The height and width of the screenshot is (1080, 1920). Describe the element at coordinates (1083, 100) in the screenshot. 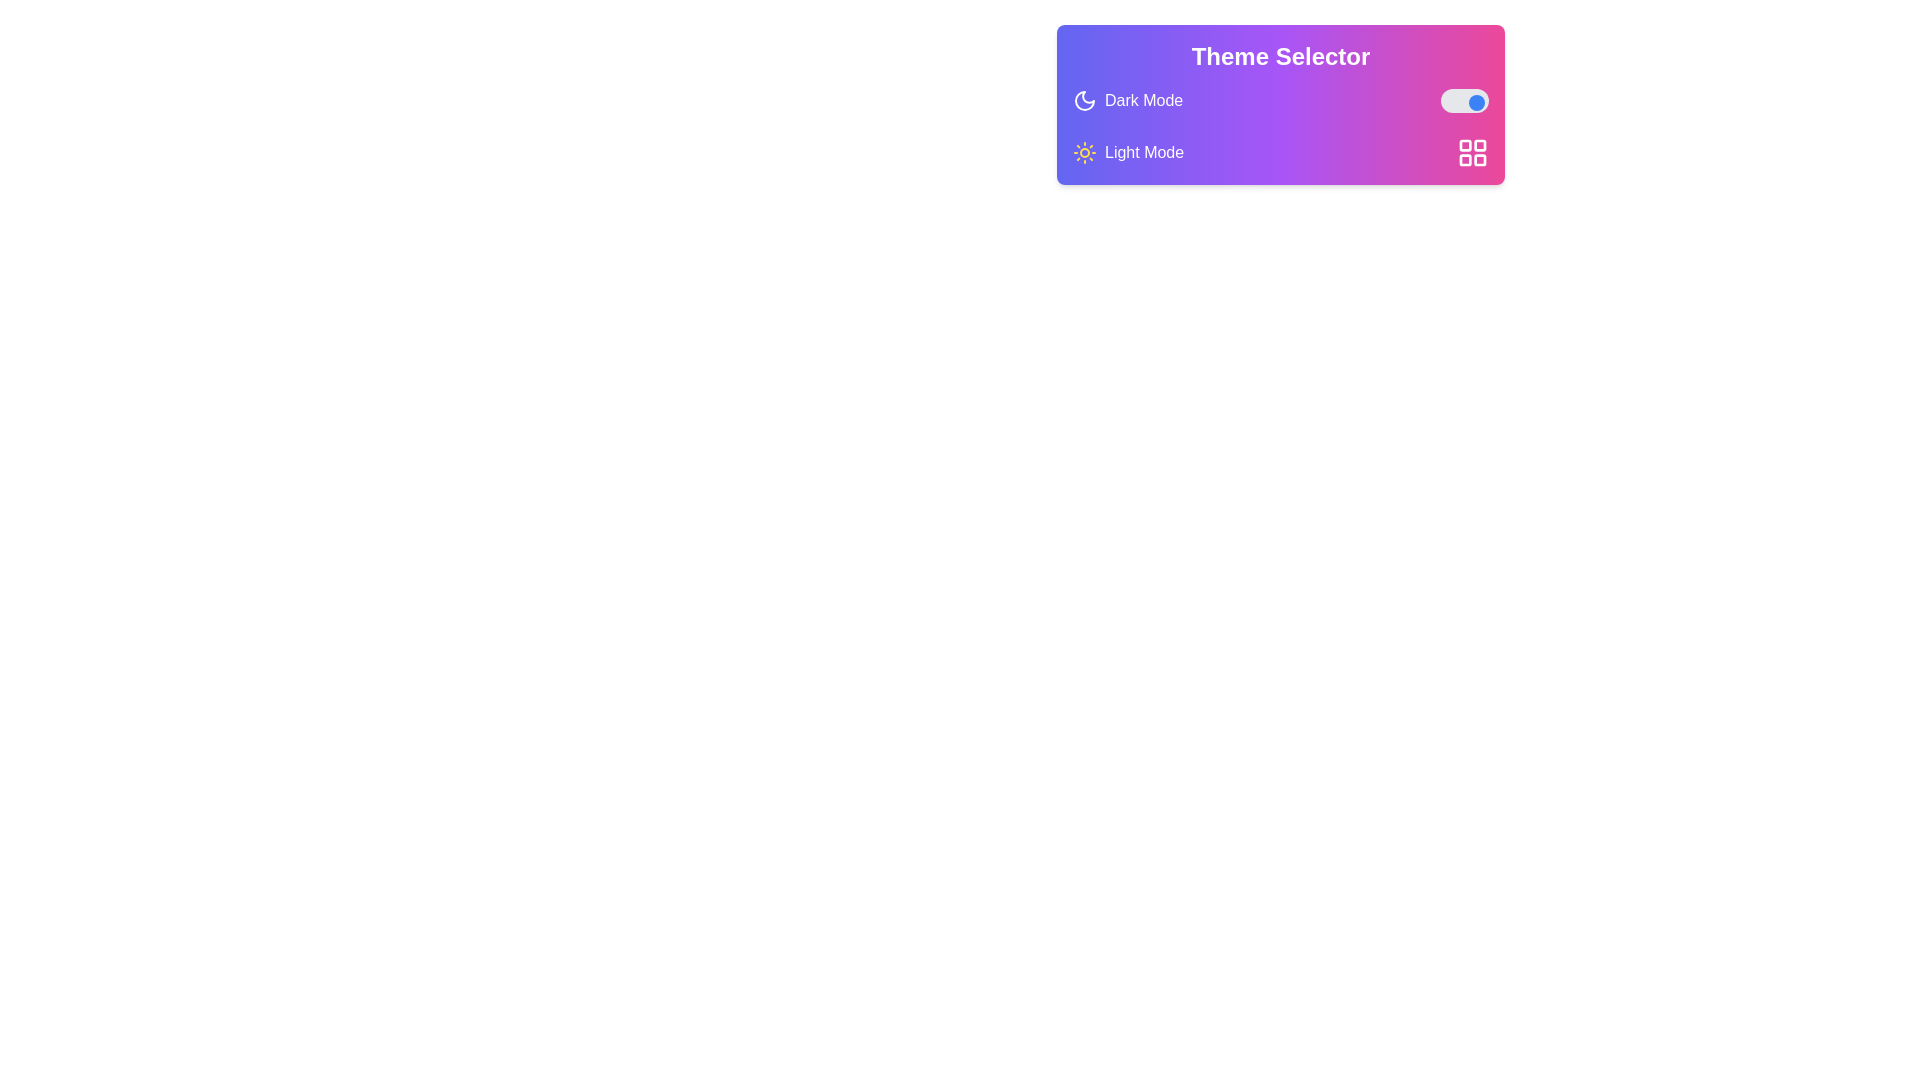

I see `the 'Dark Mode' icon located to the left of the 'Dark Mode' label in the theme selector section for context` at that location.